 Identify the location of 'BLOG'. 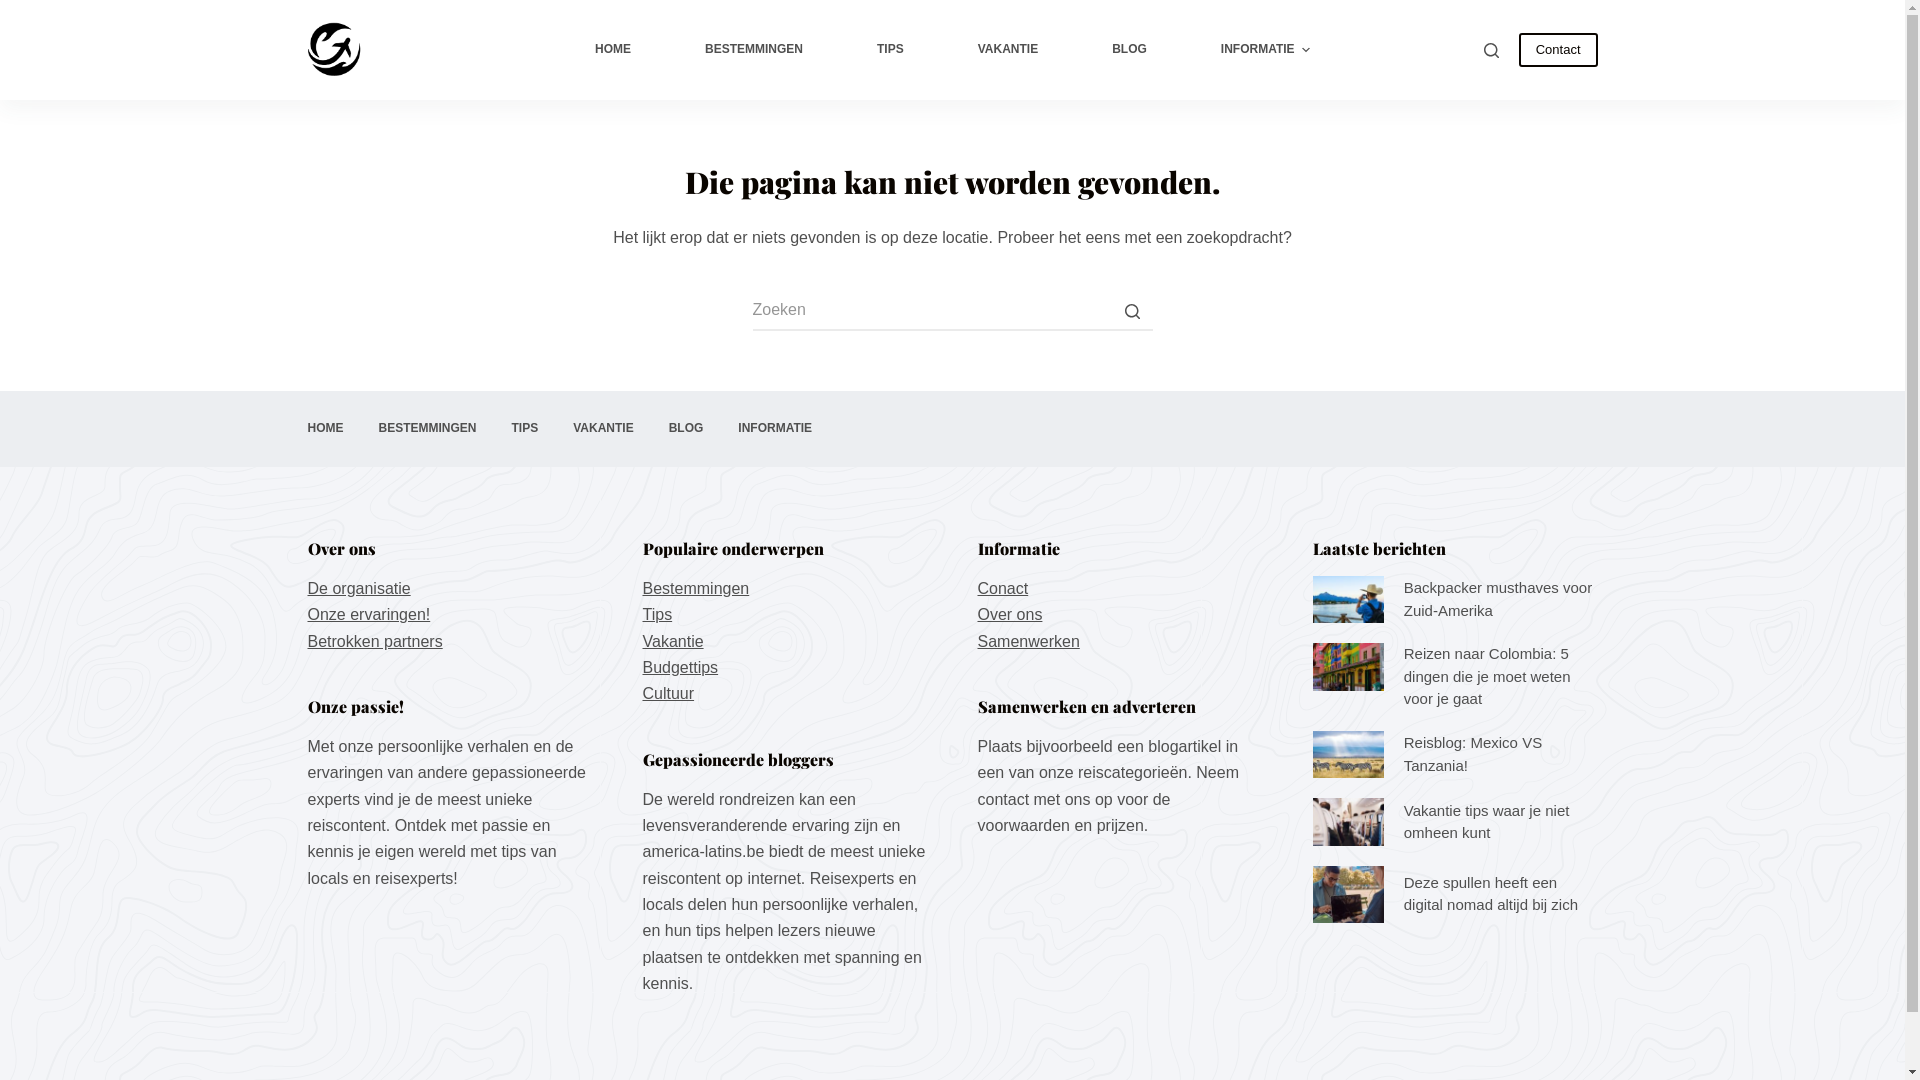
(686, 427).